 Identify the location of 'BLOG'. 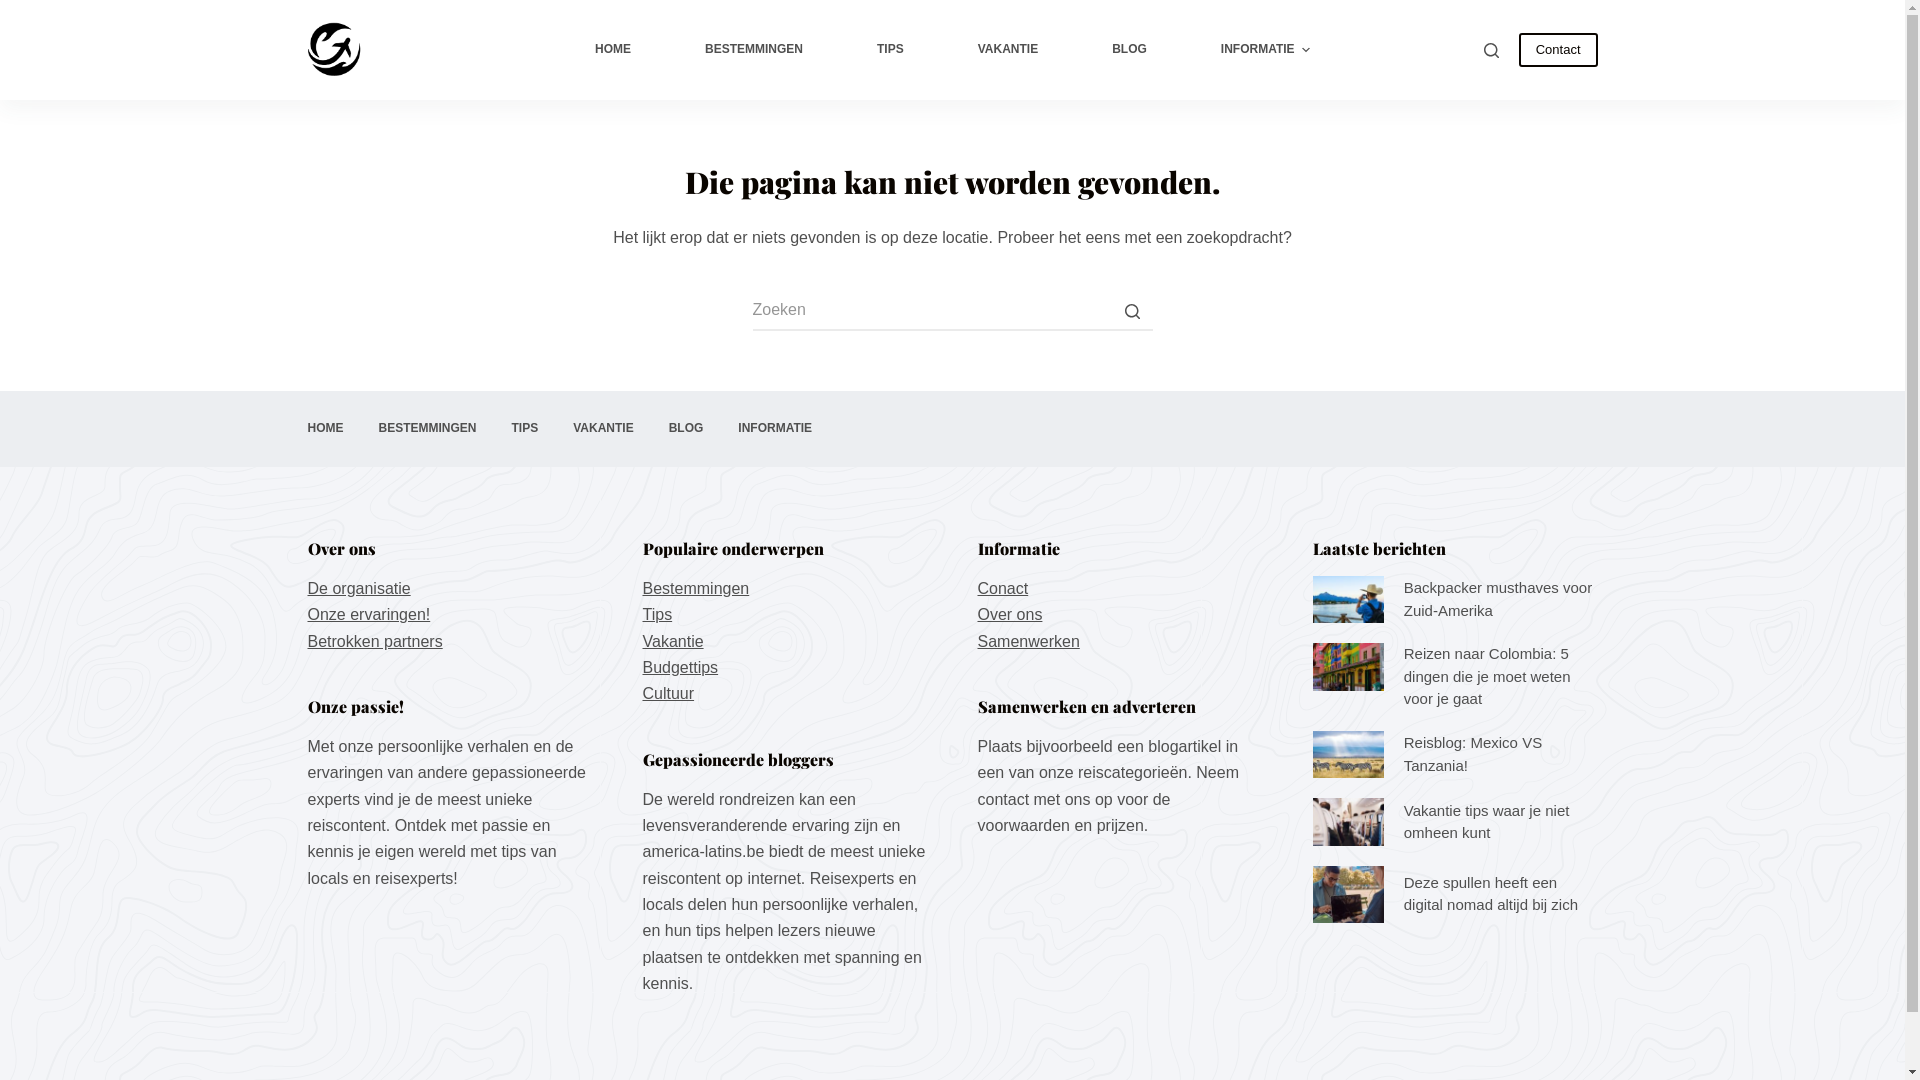
(686, 427).